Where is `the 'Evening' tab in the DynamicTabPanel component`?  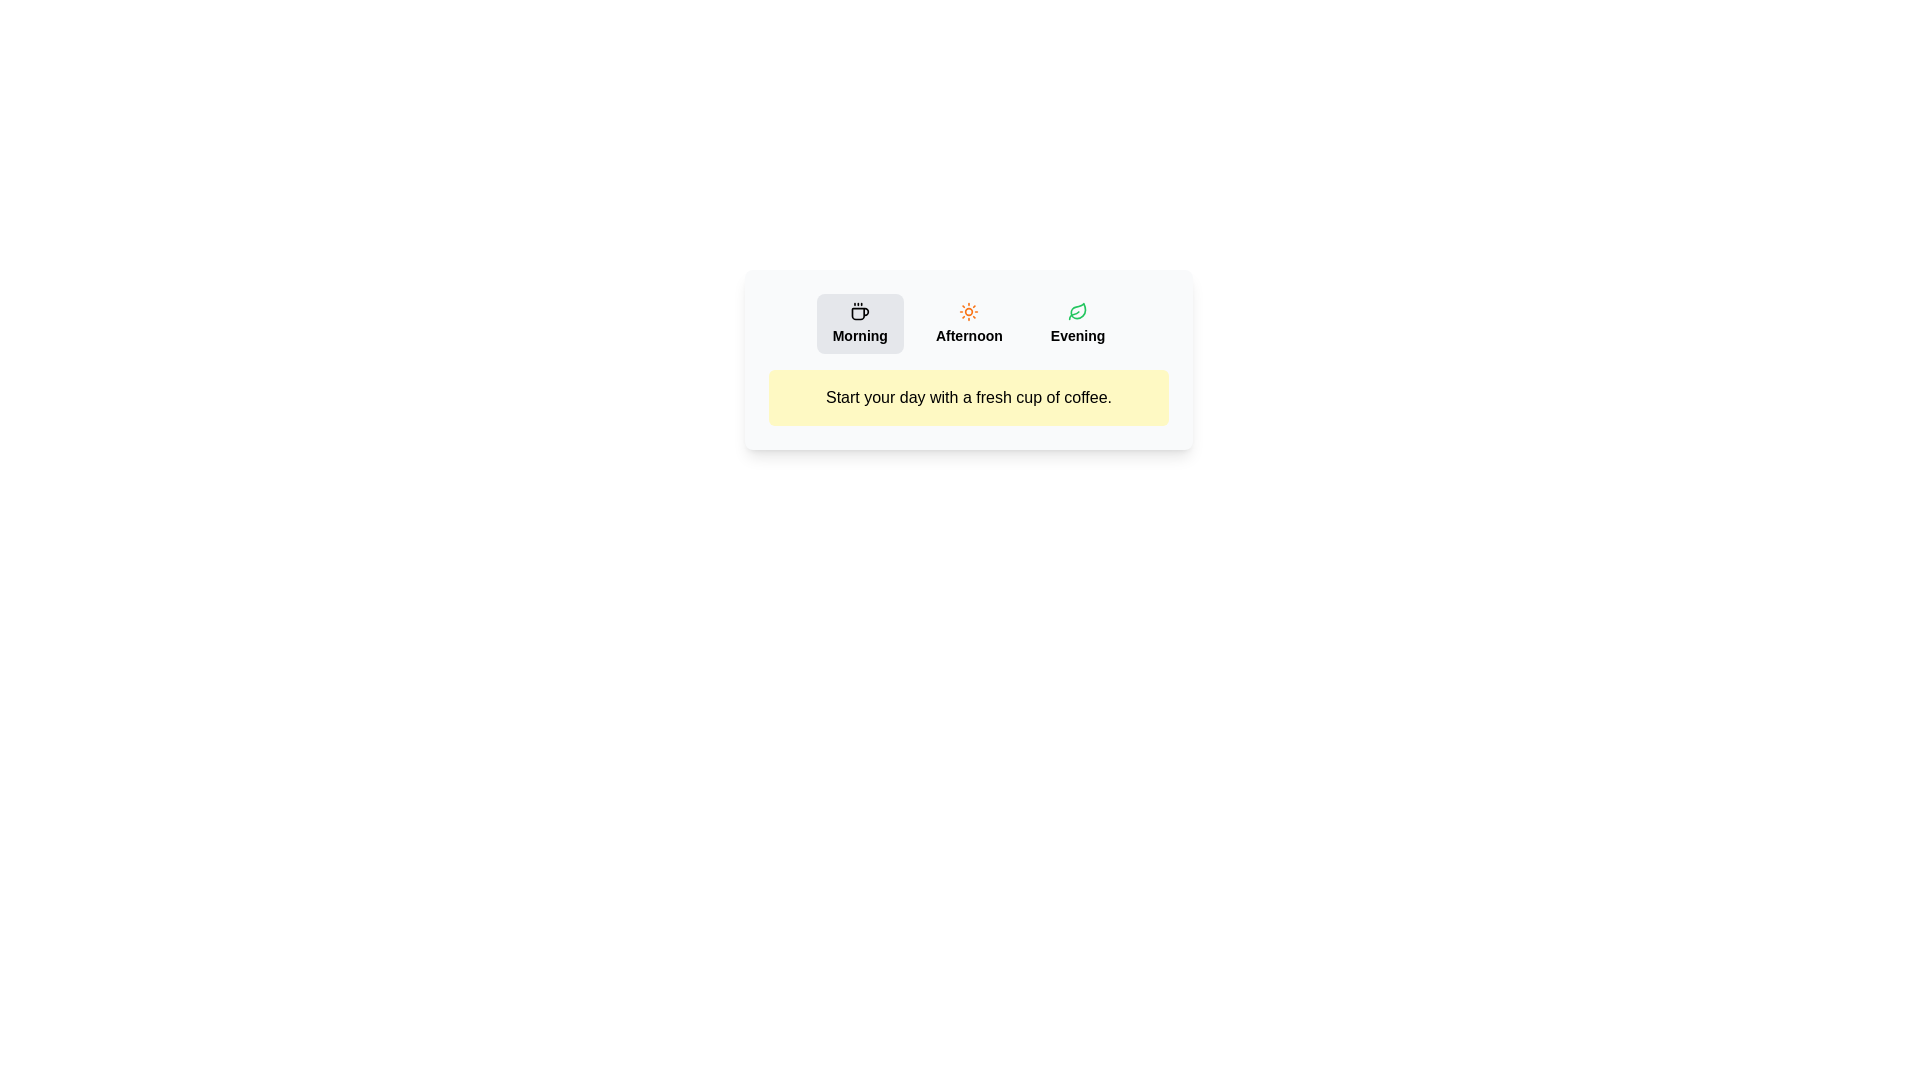
the 'Evening' tab in the DynamicTabPanel component is located at coordinates (1077, 323).